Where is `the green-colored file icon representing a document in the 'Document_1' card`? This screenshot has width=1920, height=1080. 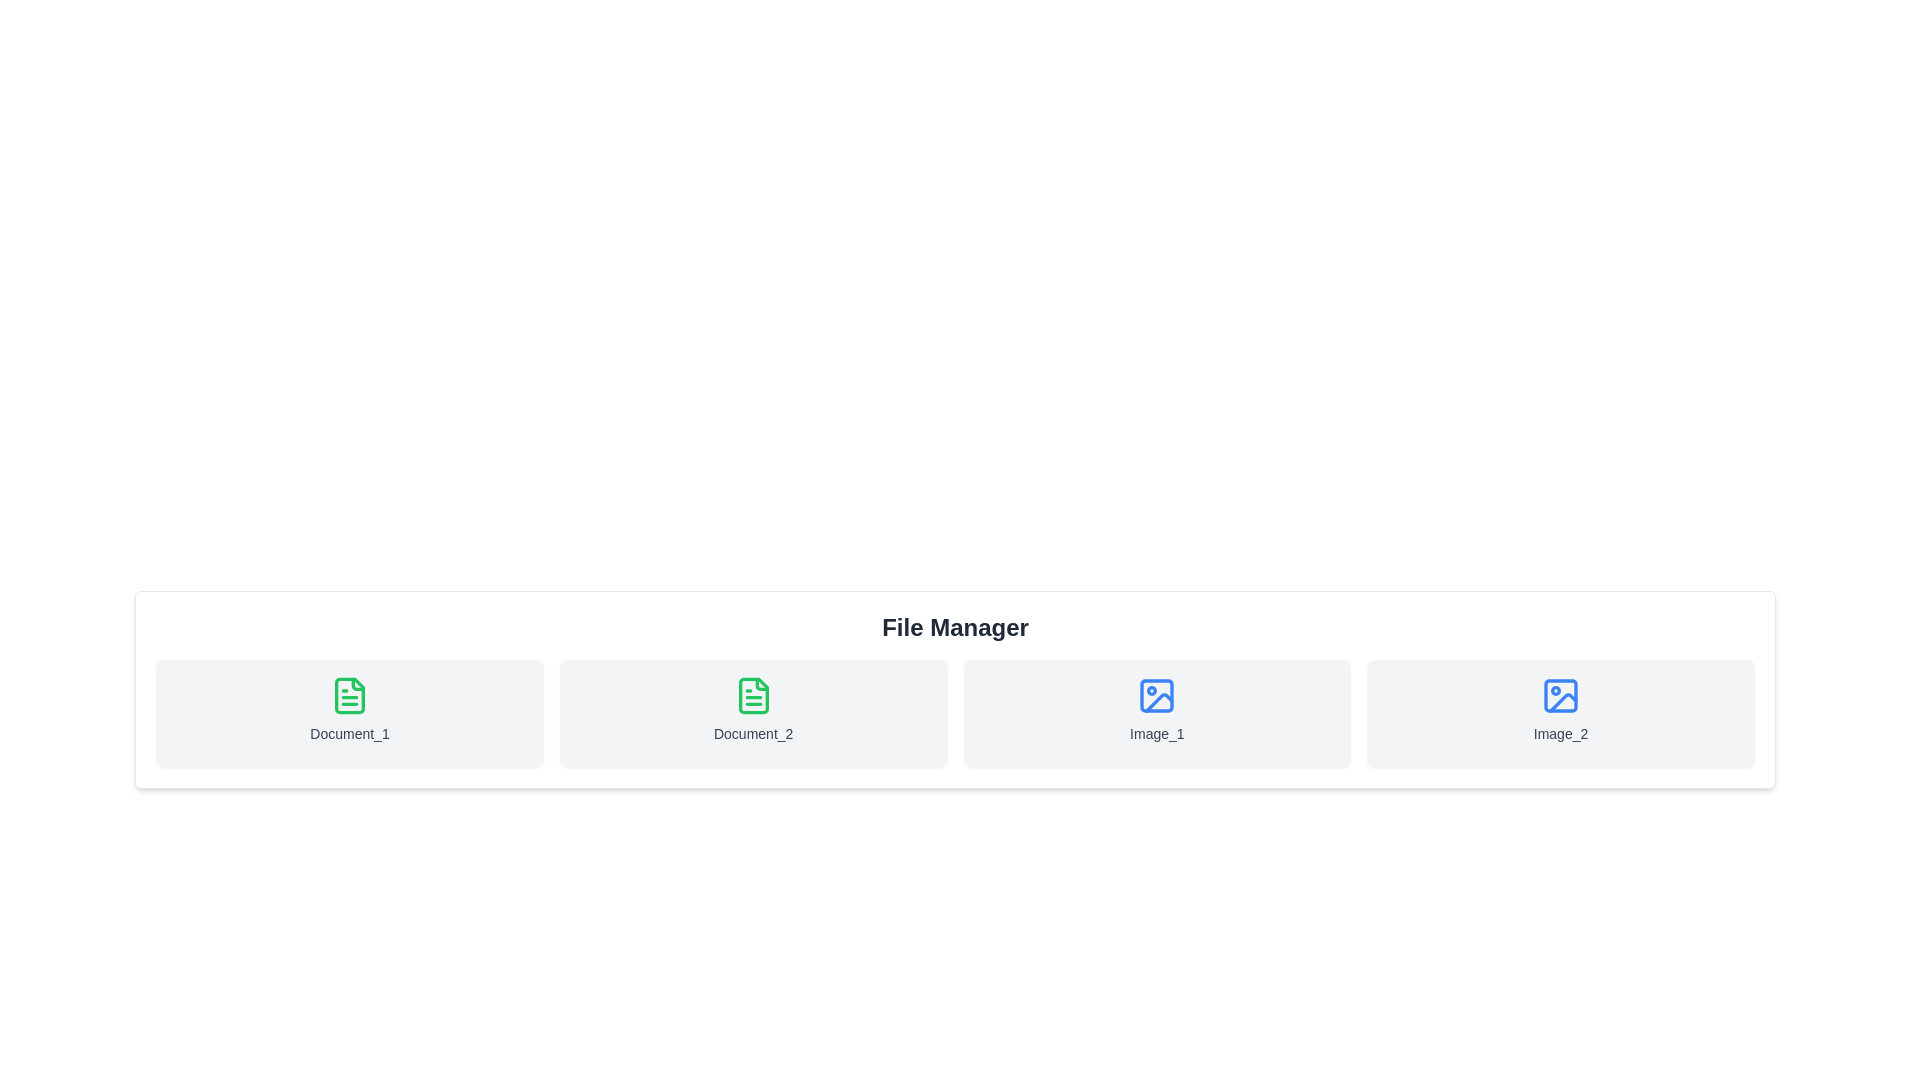
the green-colored file icon representing a document in the 'Document_1' card is located at coordinates (350, 694).